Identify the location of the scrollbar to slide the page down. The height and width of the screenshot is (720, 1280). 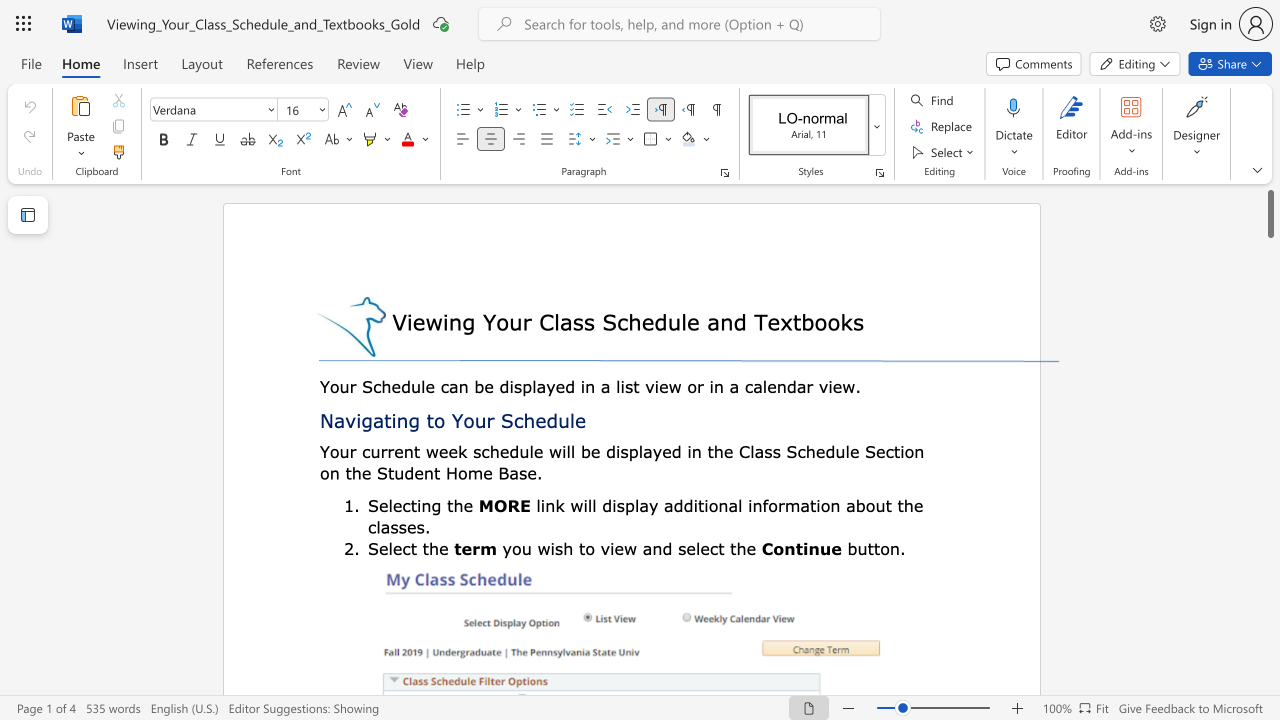
(1269, 450).